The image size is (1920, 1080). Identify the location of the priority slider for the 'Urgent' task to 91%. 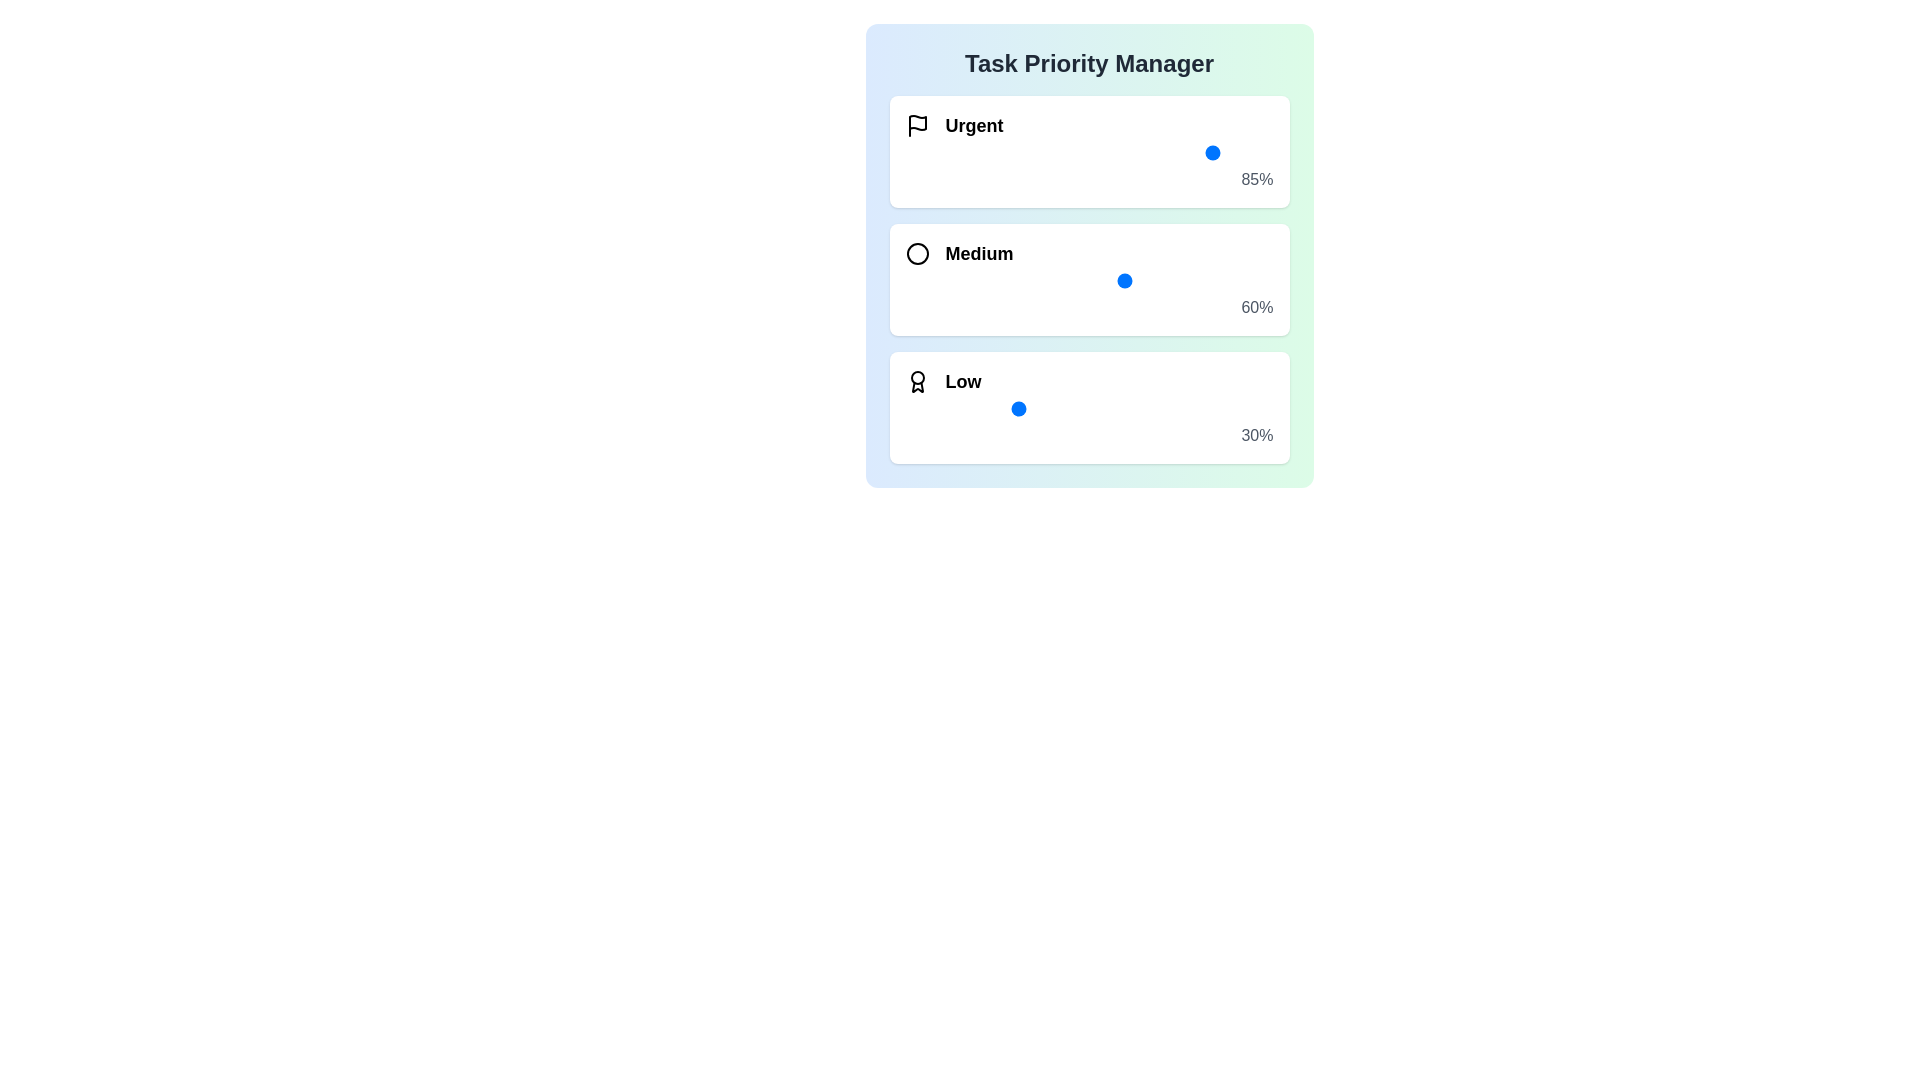
(1239, 152).